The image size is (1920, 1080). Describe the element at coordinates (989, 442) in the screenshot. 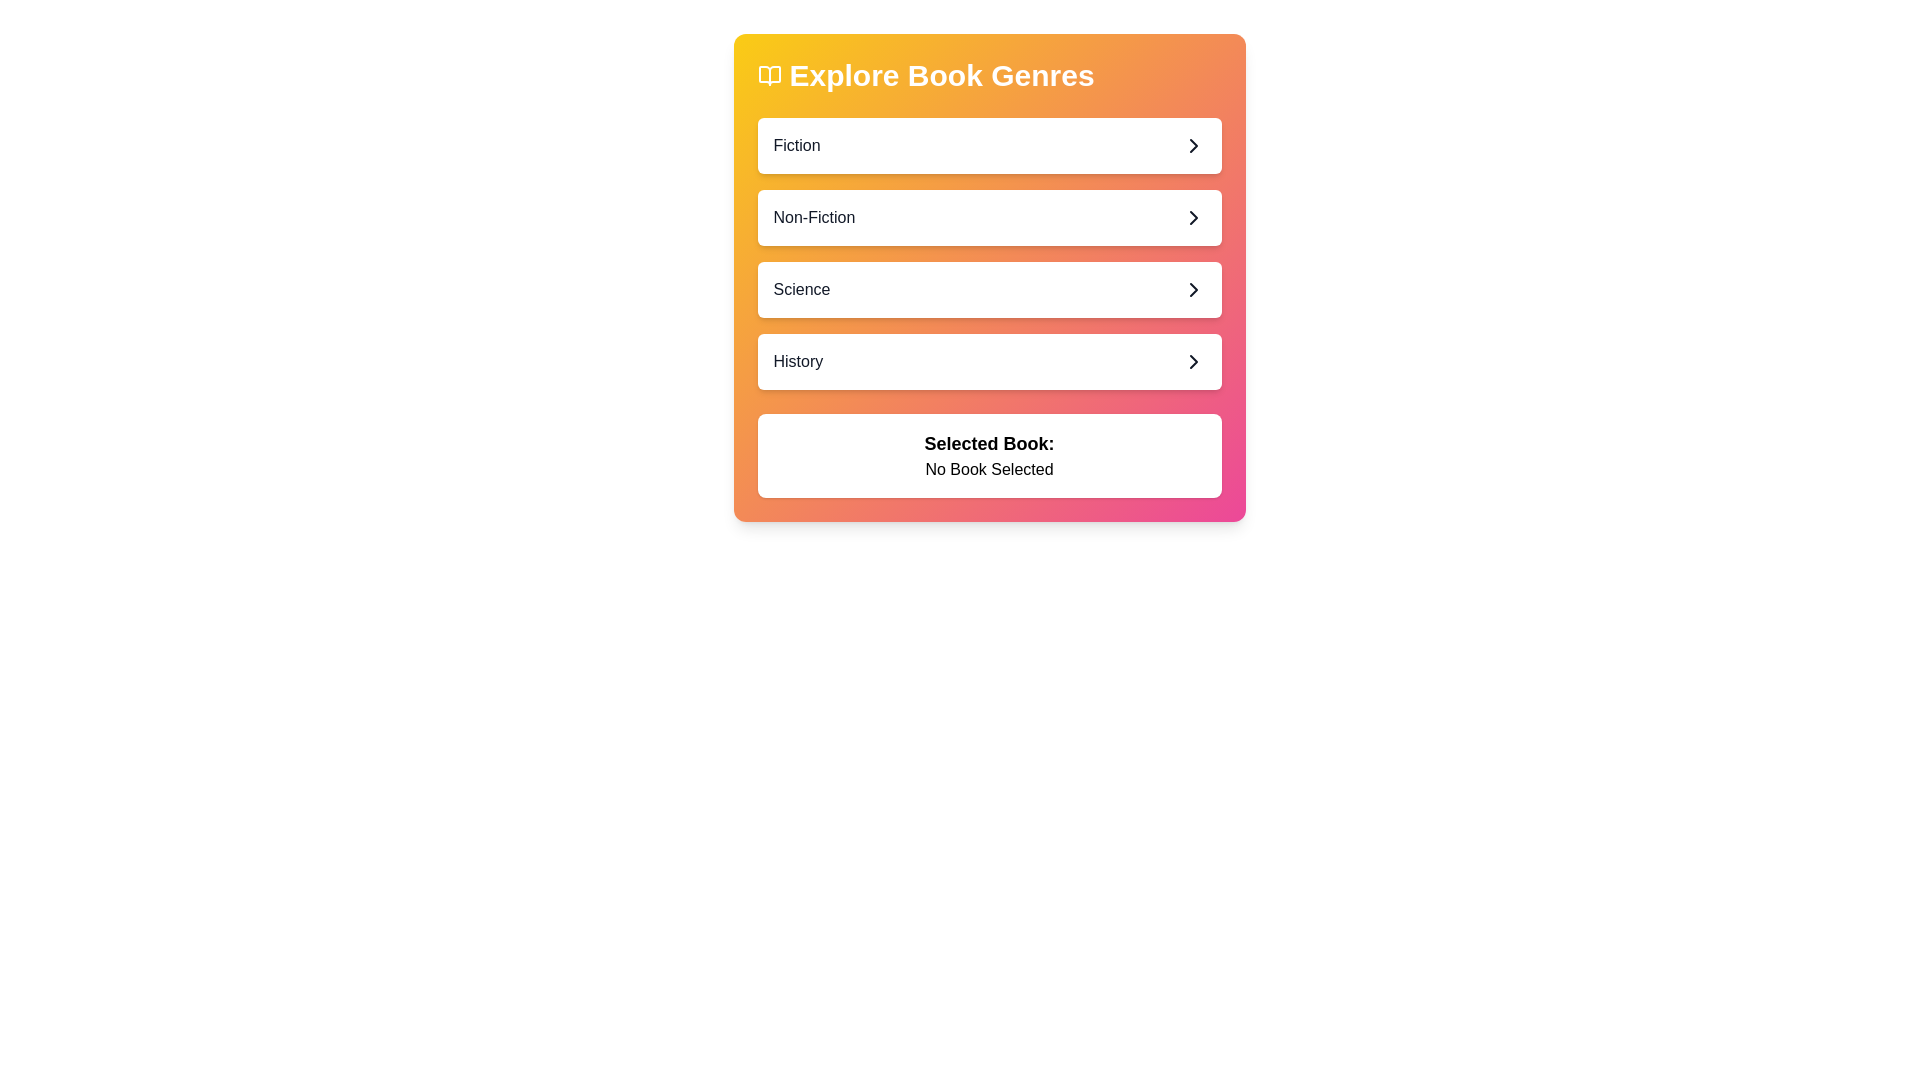

I see `text content of the Text Label that displays 'Selected Book:' which indicates the purpose of the current section` at that location.